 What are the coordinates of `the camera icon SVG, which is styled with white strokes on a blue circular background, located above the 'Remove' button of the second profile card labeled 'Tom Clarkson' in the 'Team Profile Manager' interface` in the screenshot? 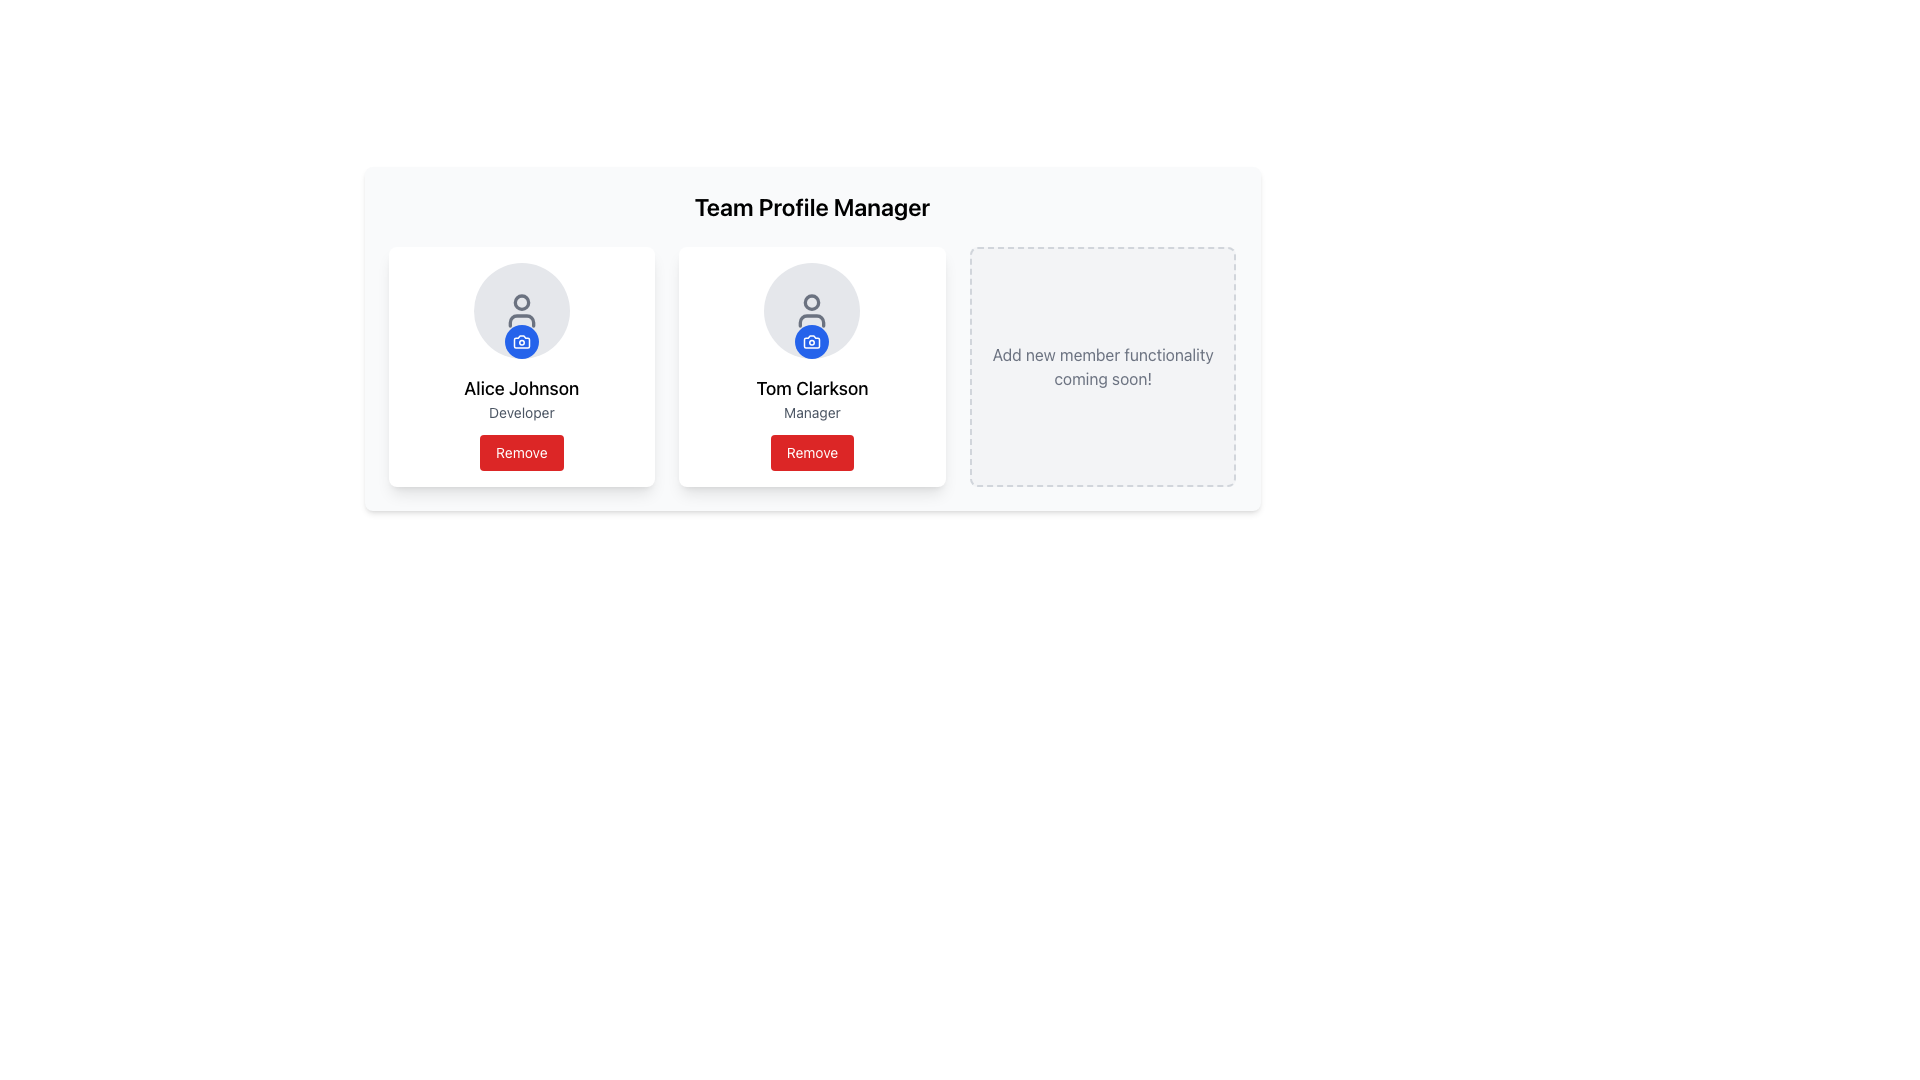 It's located at (812, 341).